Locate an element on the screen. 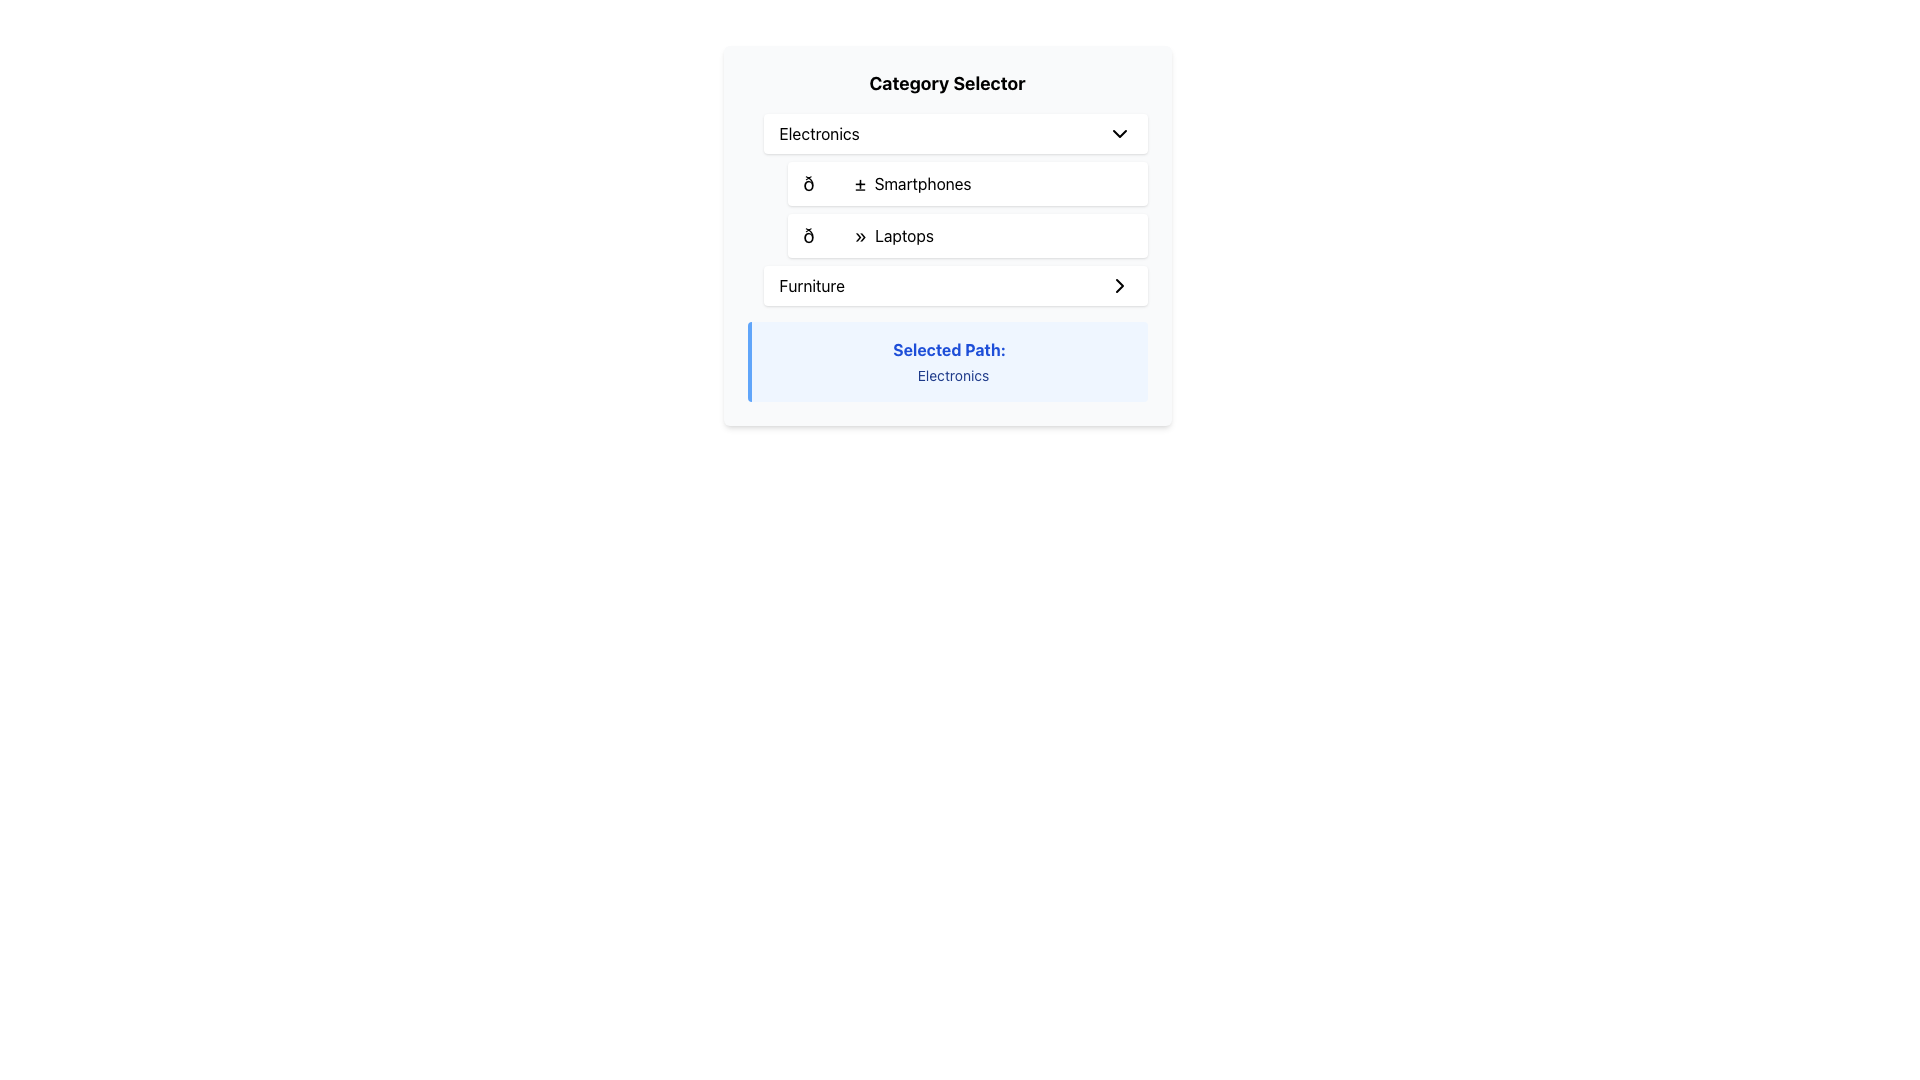 Image resolution: width=1920 pixels, height=1080 pixels. the 'Electronics' label located in the topmost row of the category selection interface is located at coordinates (819, 134).